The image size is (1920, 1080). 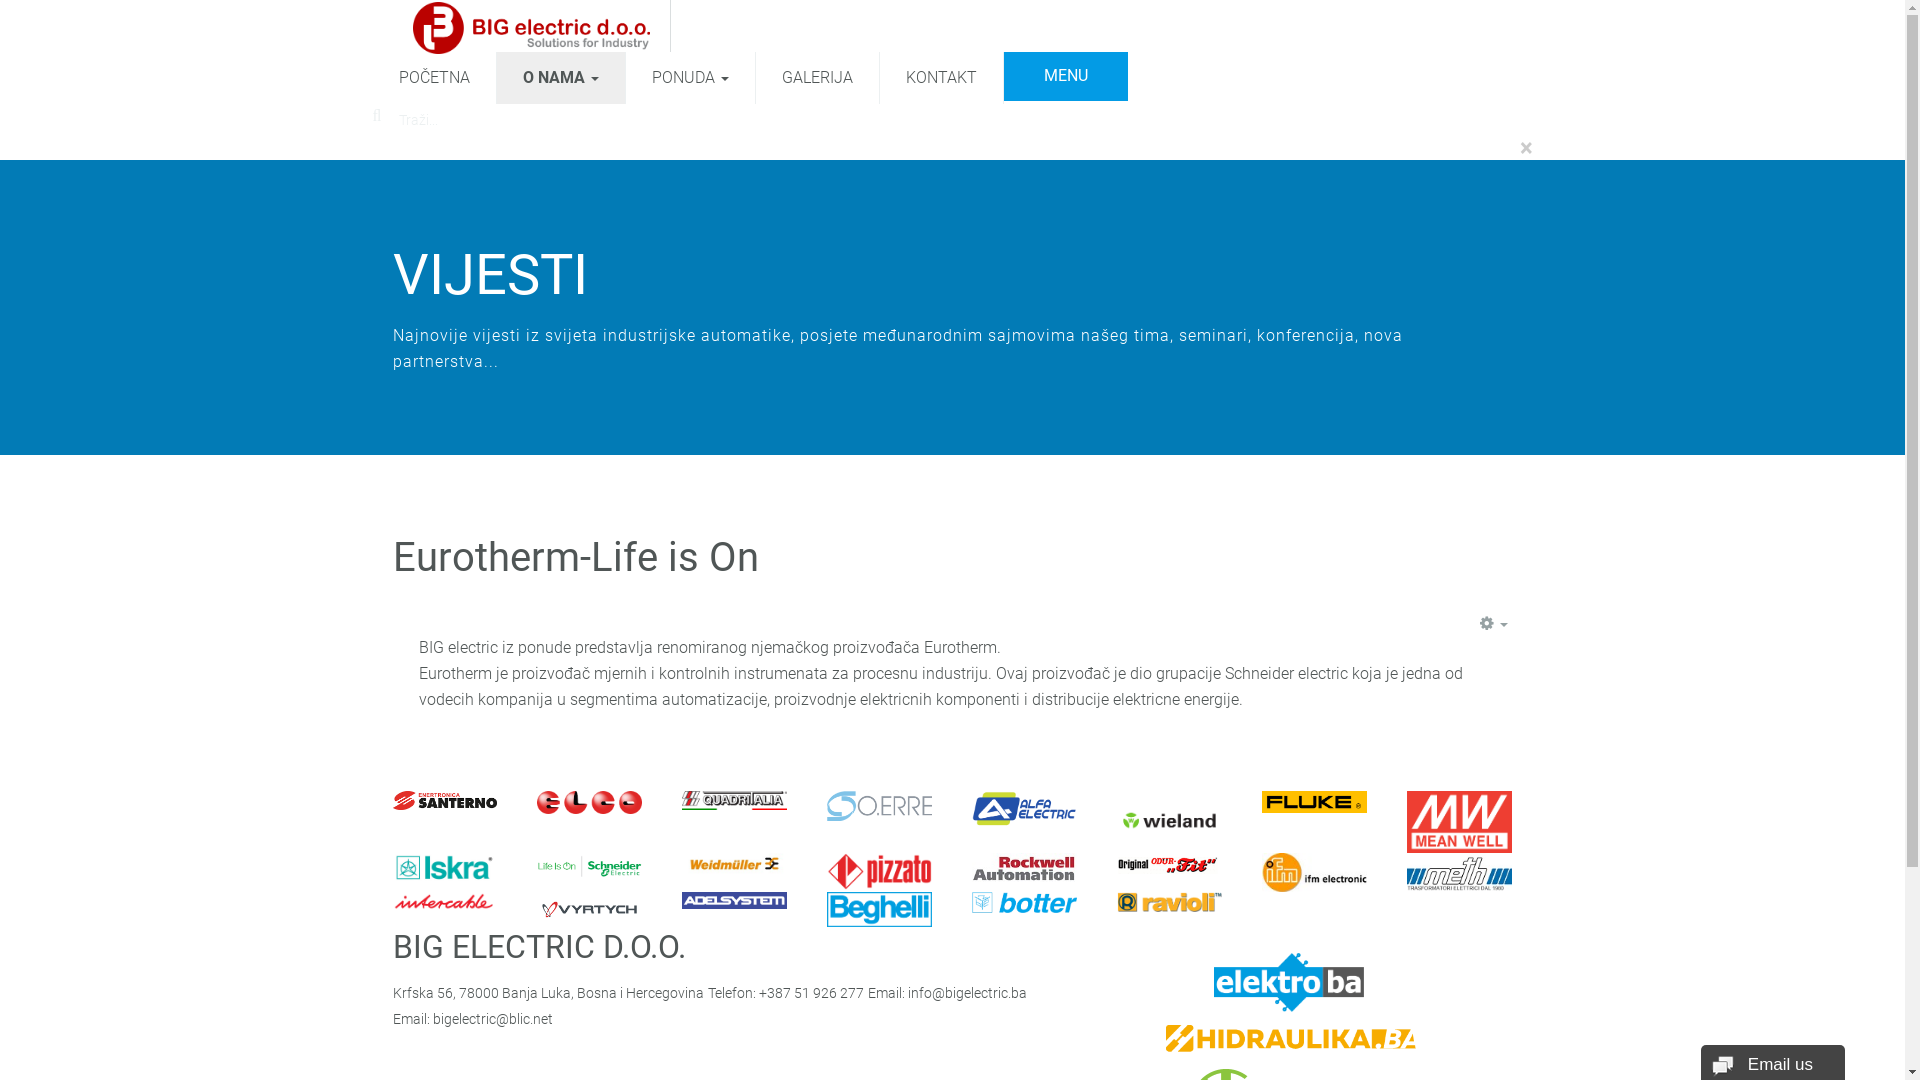 I want to click on 'MENU', so click(x=1064, y=75).